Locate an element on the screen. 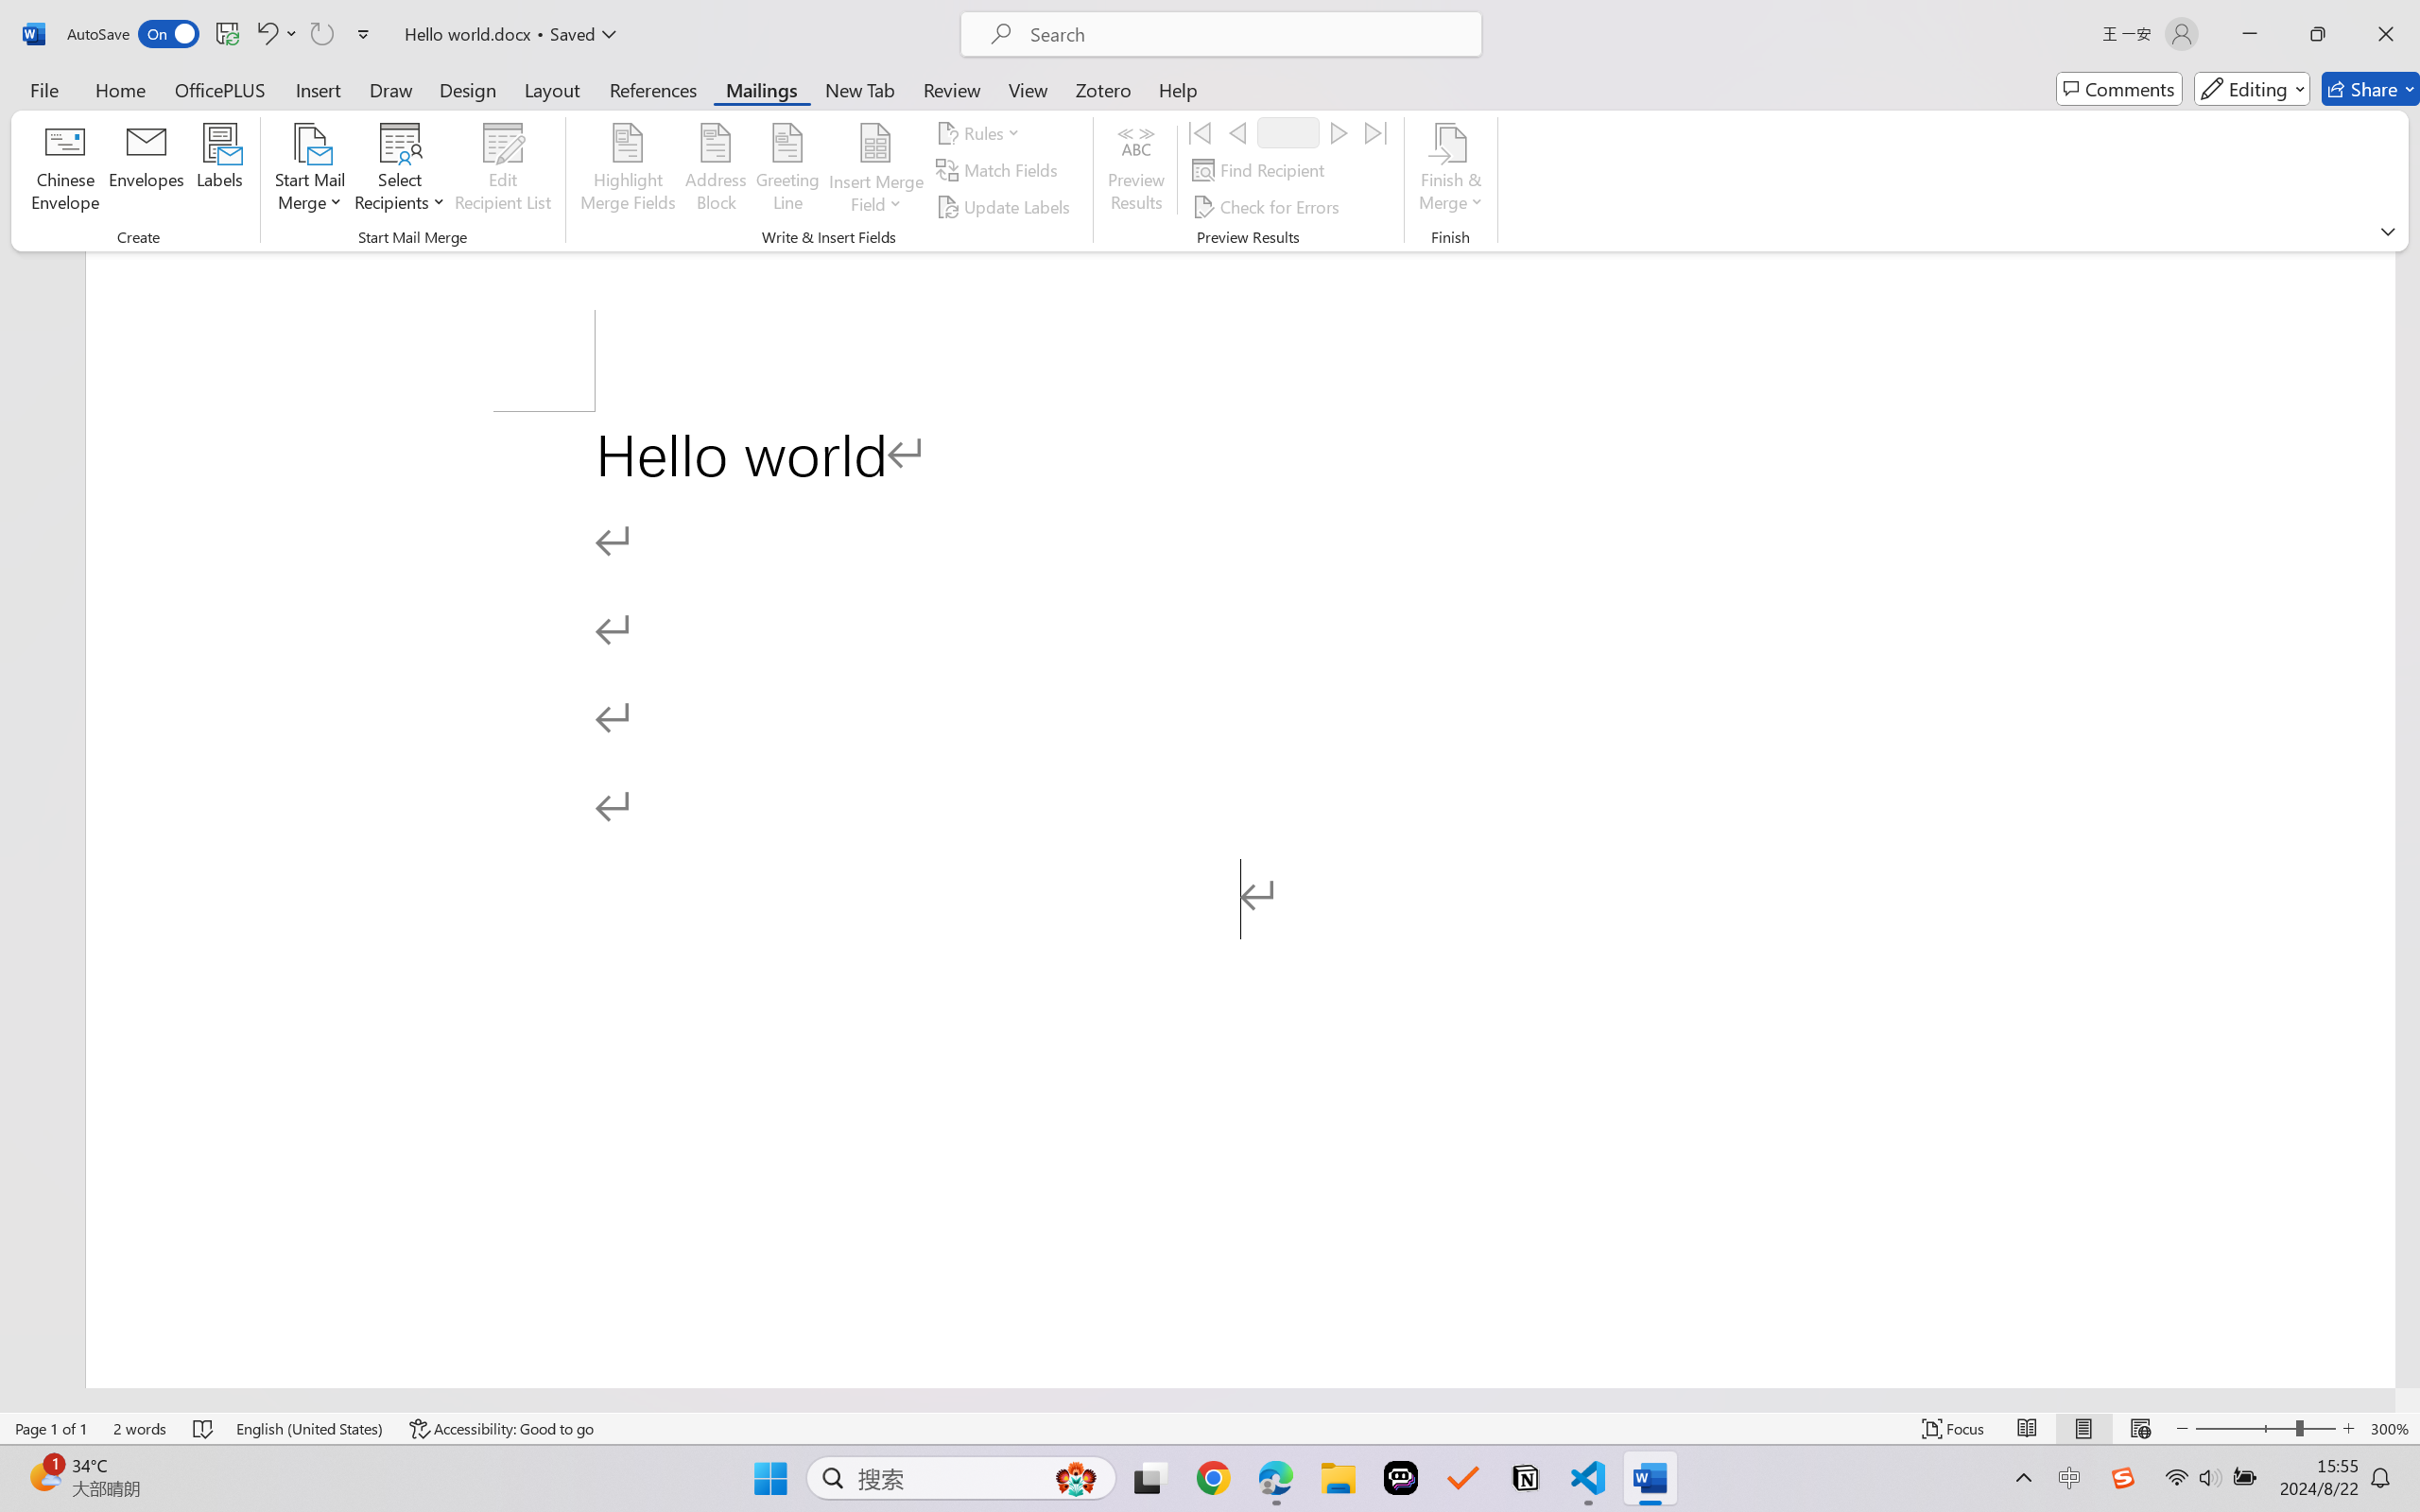 This screenshot has width=2420, height=1512. 'Envelopes...' is located at coordinates (147, 170).